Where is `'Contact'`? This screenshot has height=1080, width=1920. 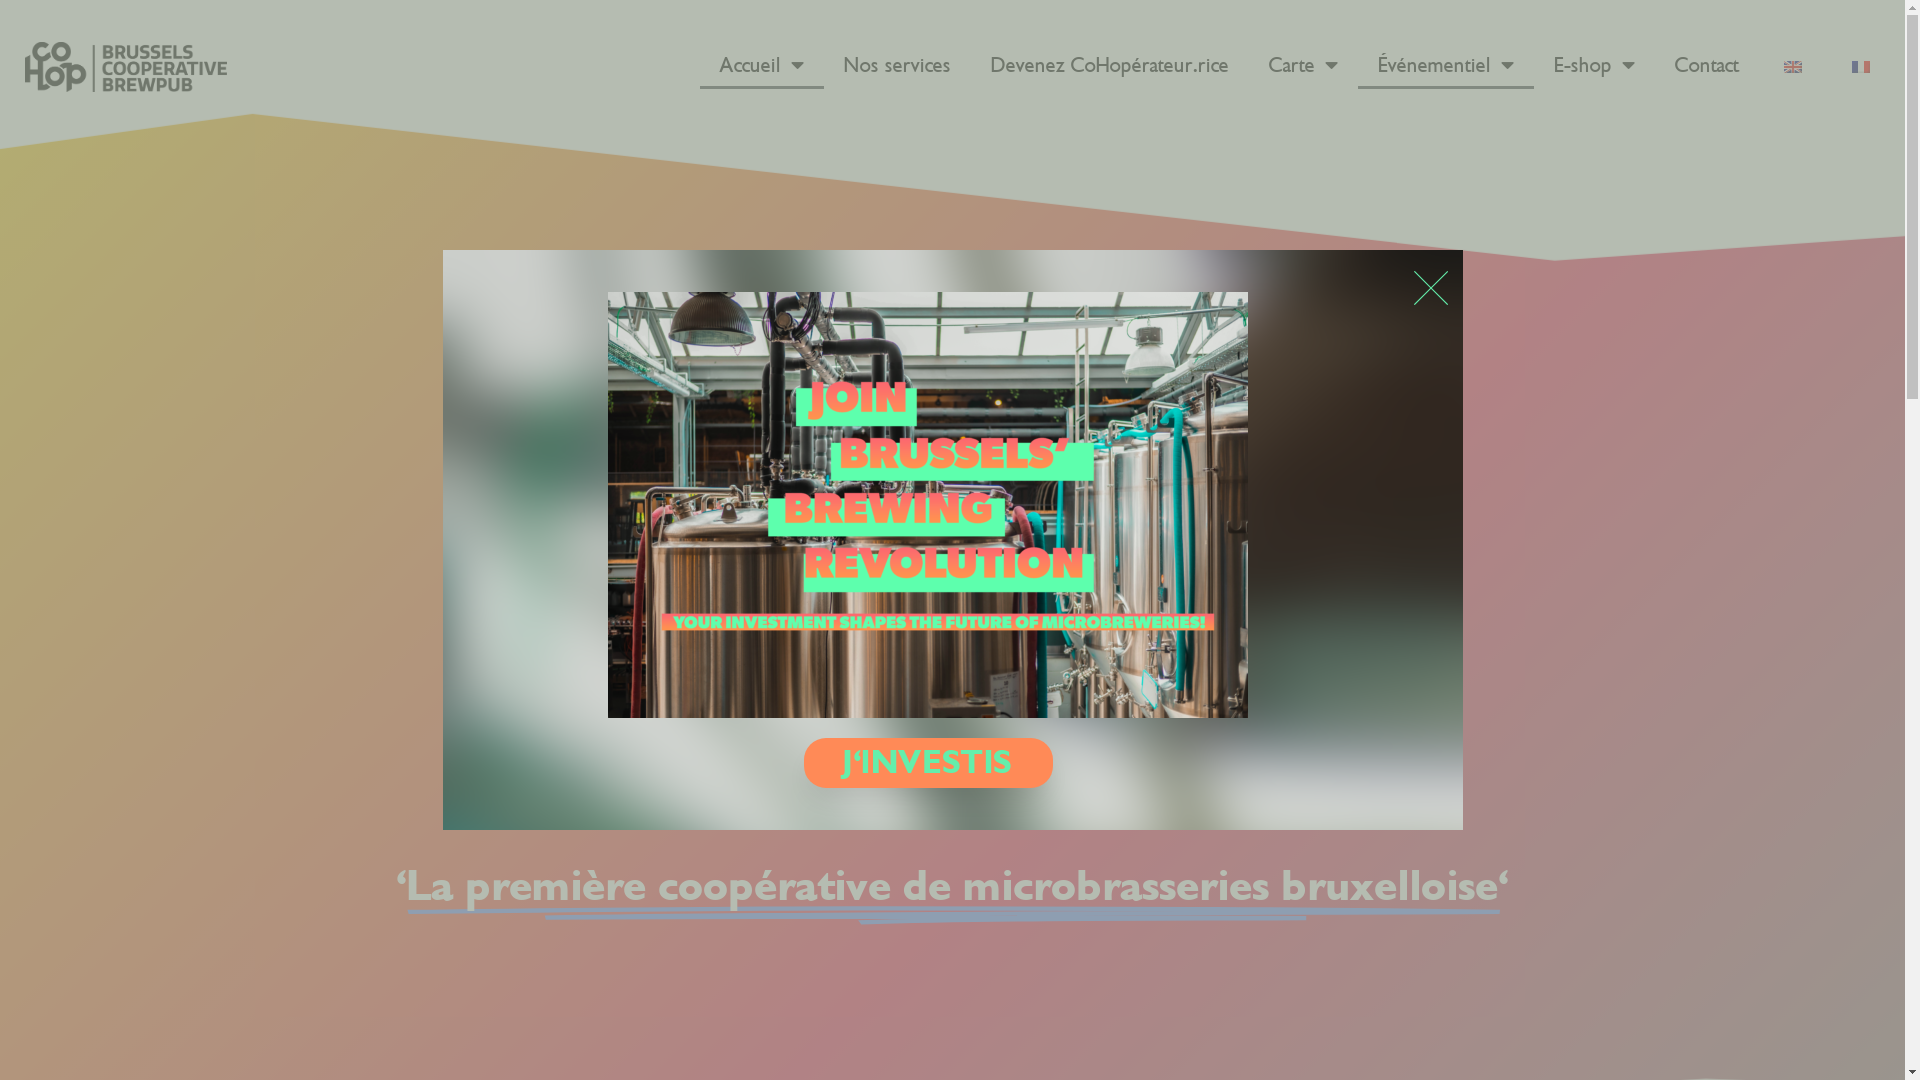 'Contact' is located at coordinates (1706, 64).